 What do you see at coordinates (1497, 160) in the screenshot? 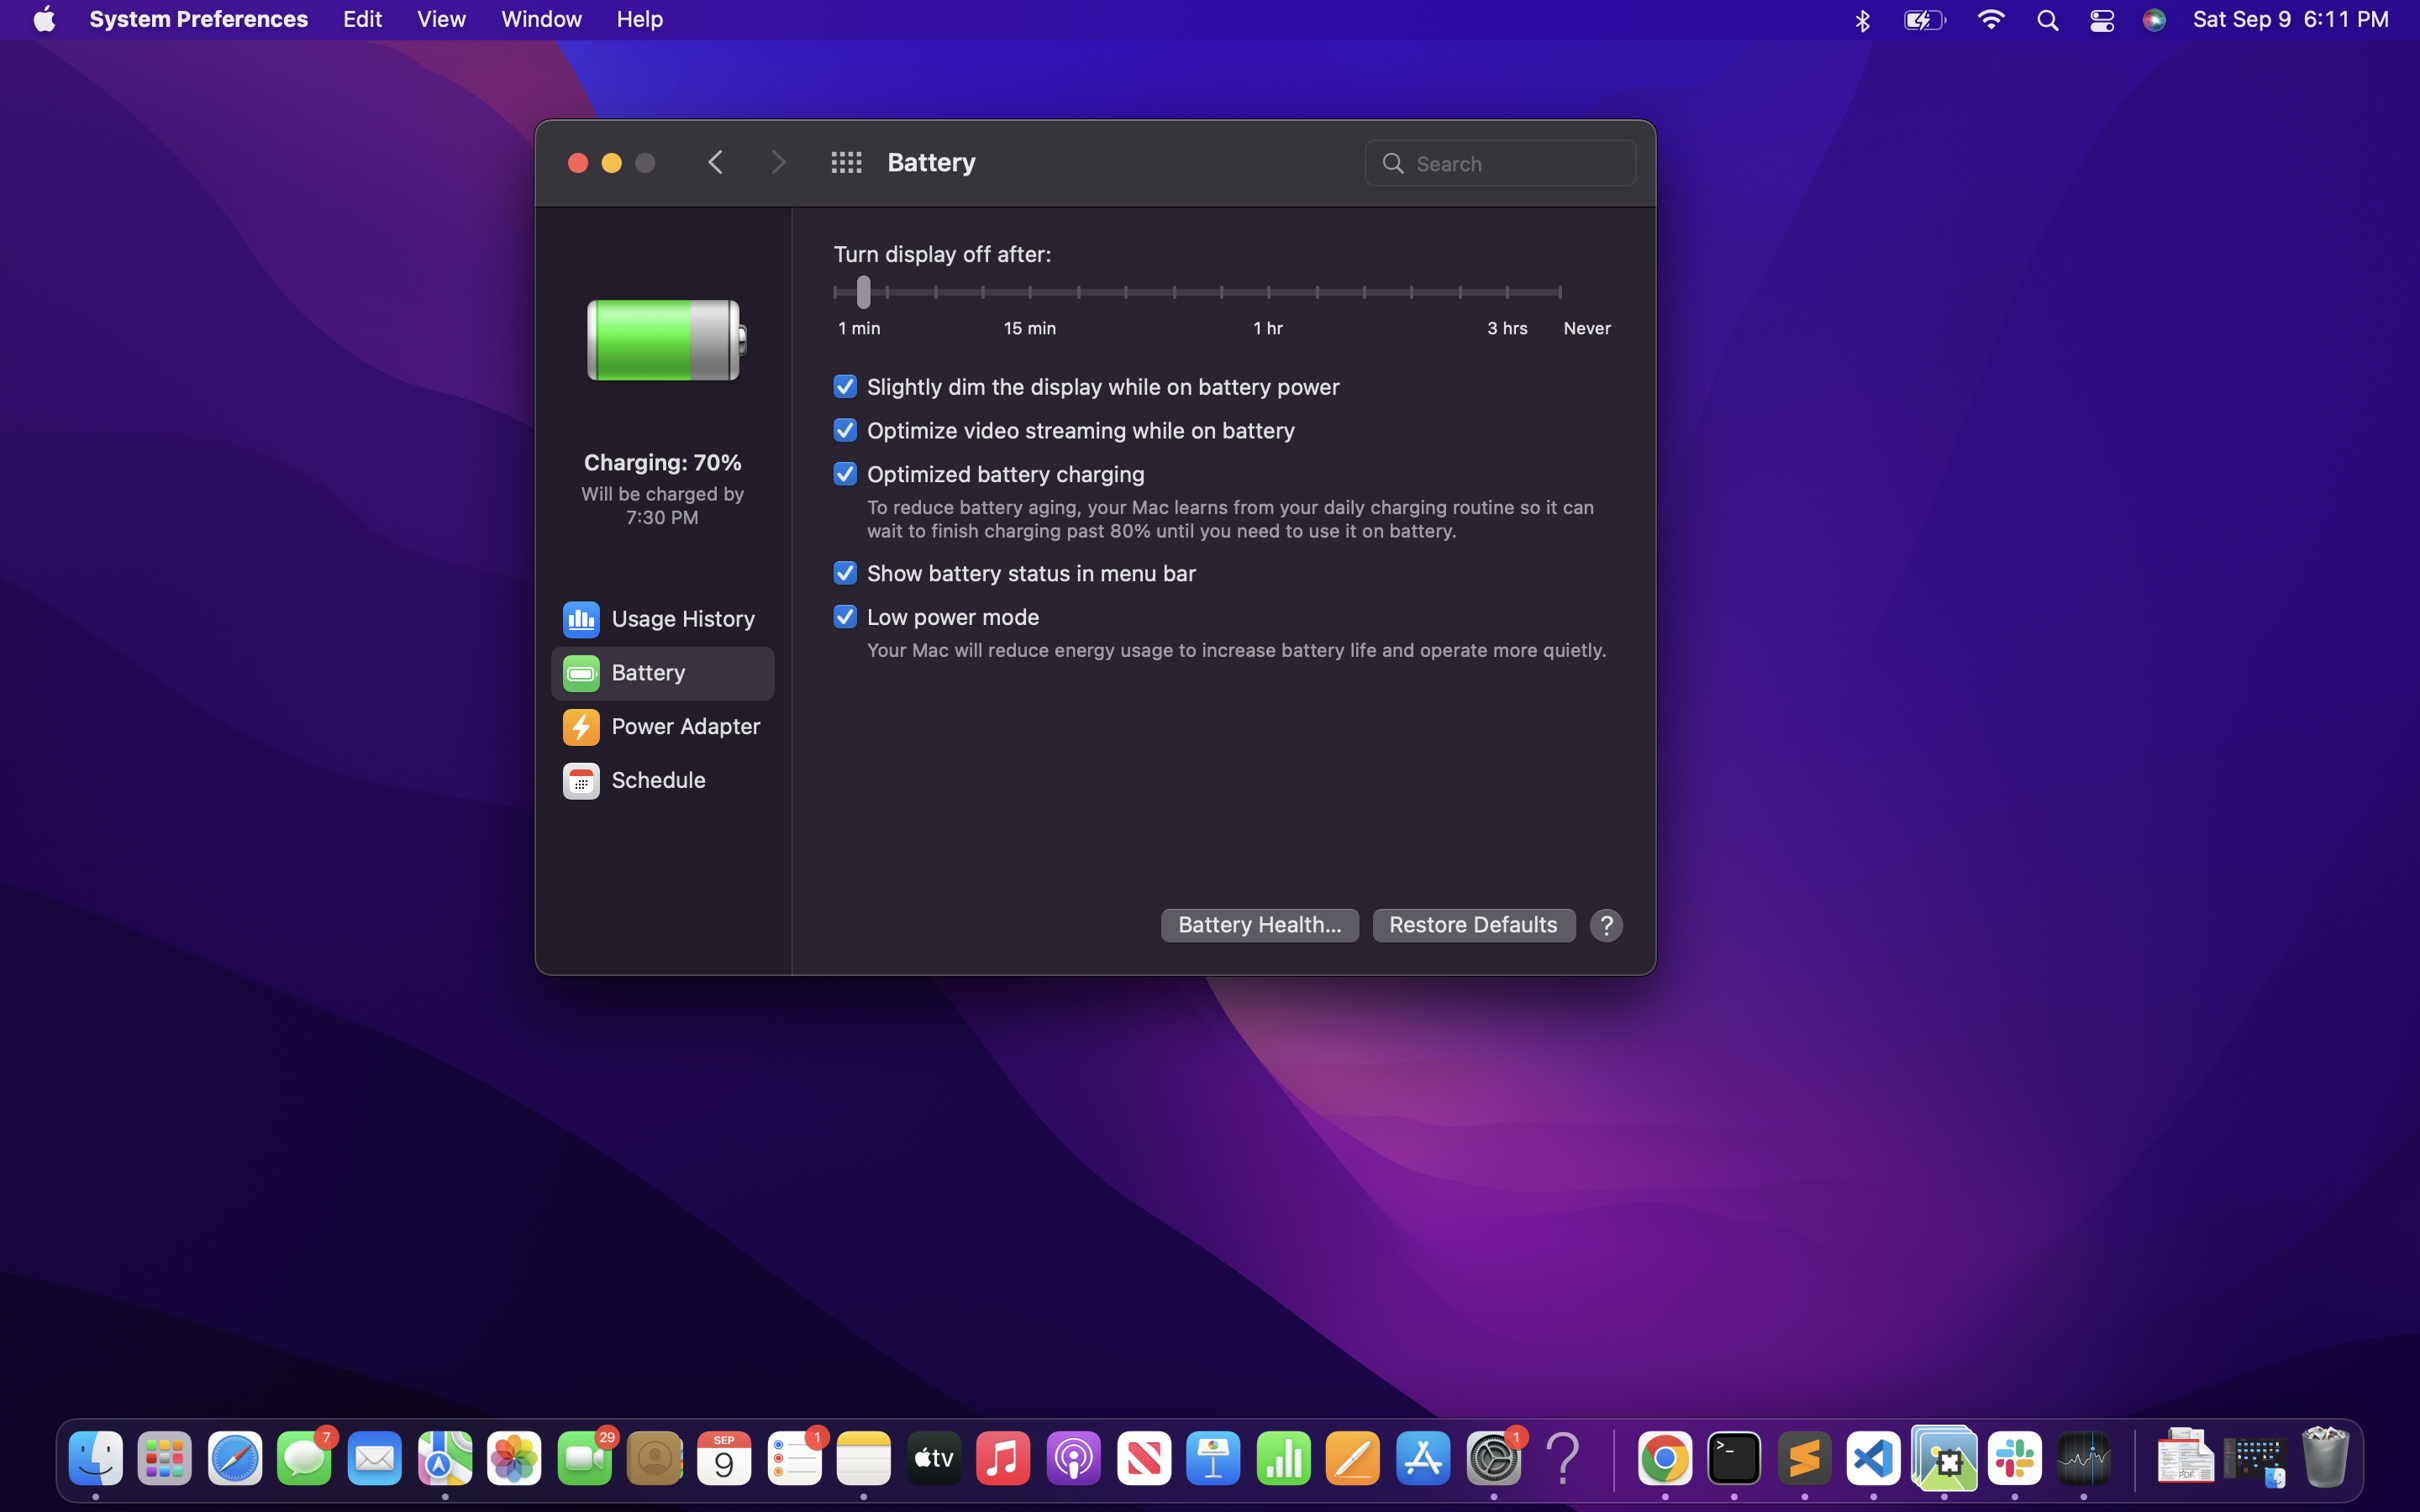
I see `Search for "power adapter" in the search bar` at bounding box center [1497, 160].